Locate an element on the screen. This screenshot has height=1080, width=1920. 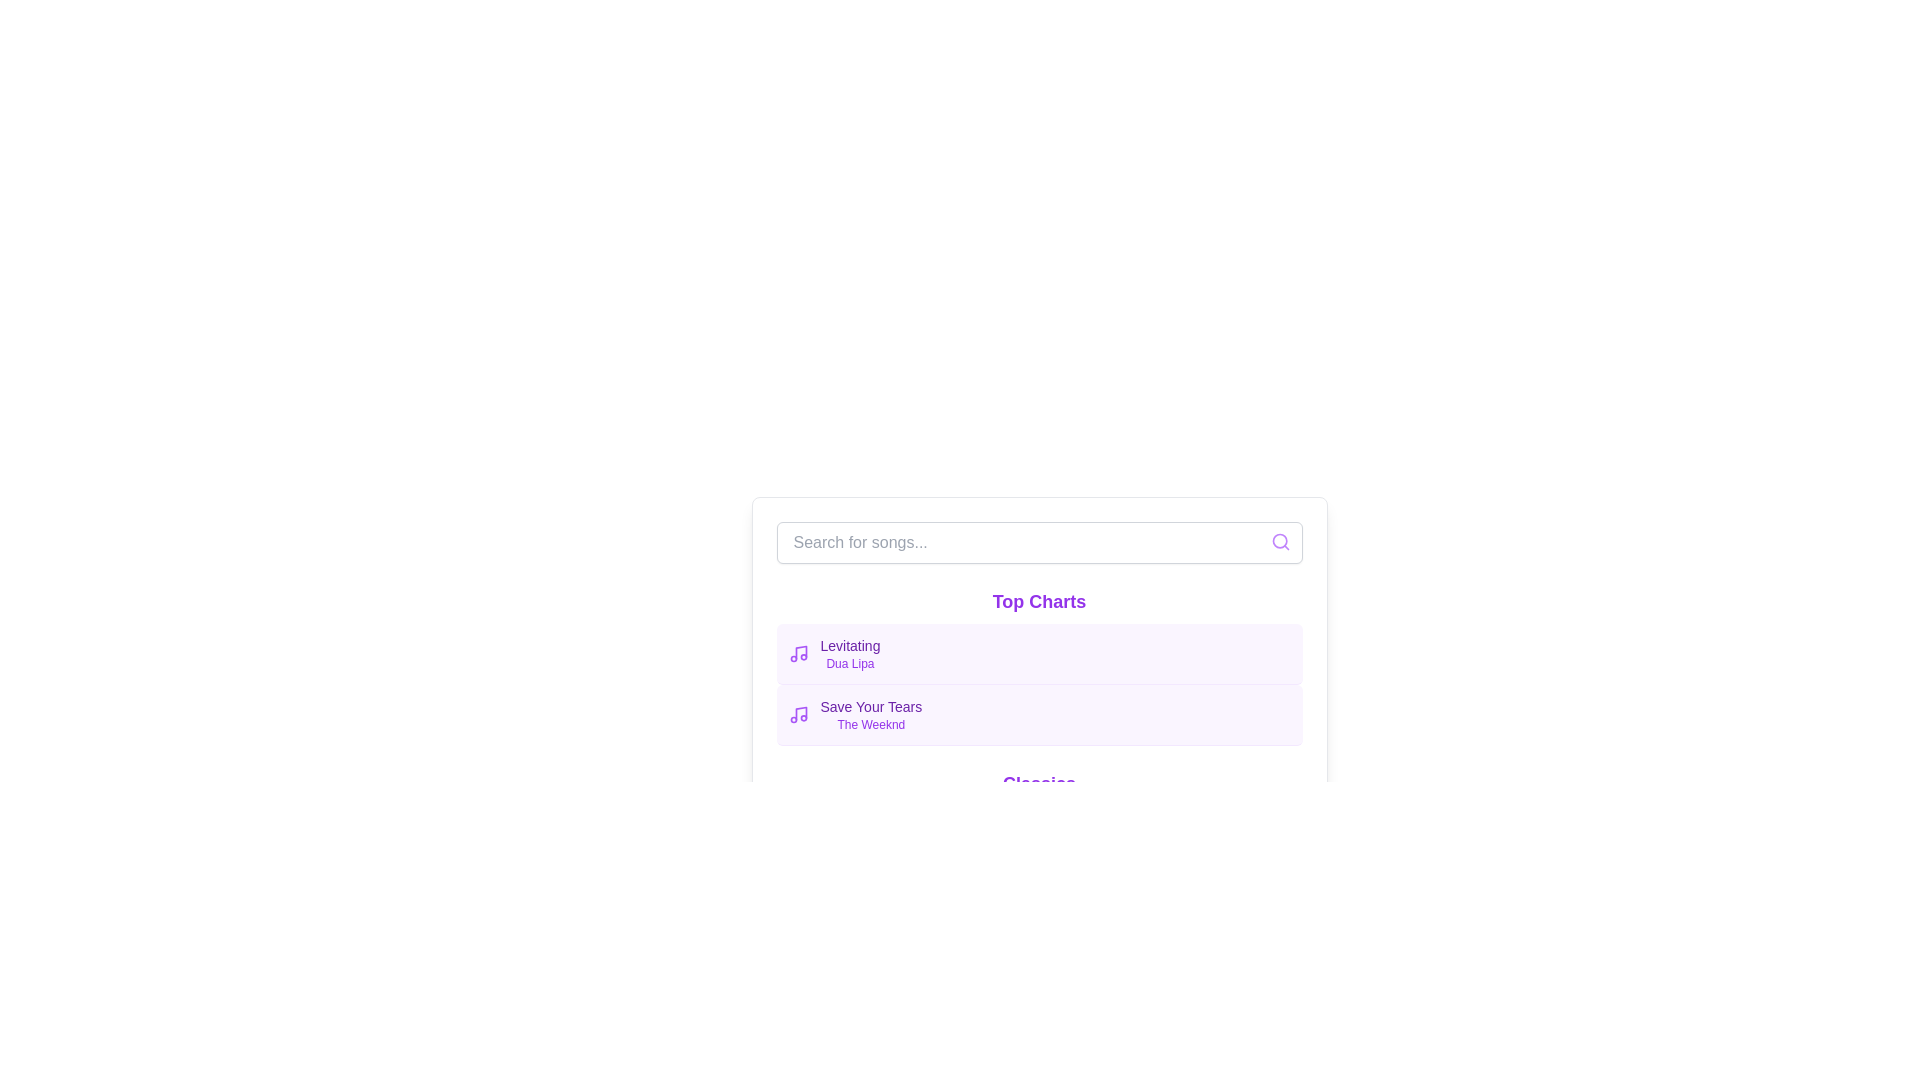
the second card in the music chart display with a light purple background and the song title 'Save Your Tears' is located at coordinates (1039, 714).